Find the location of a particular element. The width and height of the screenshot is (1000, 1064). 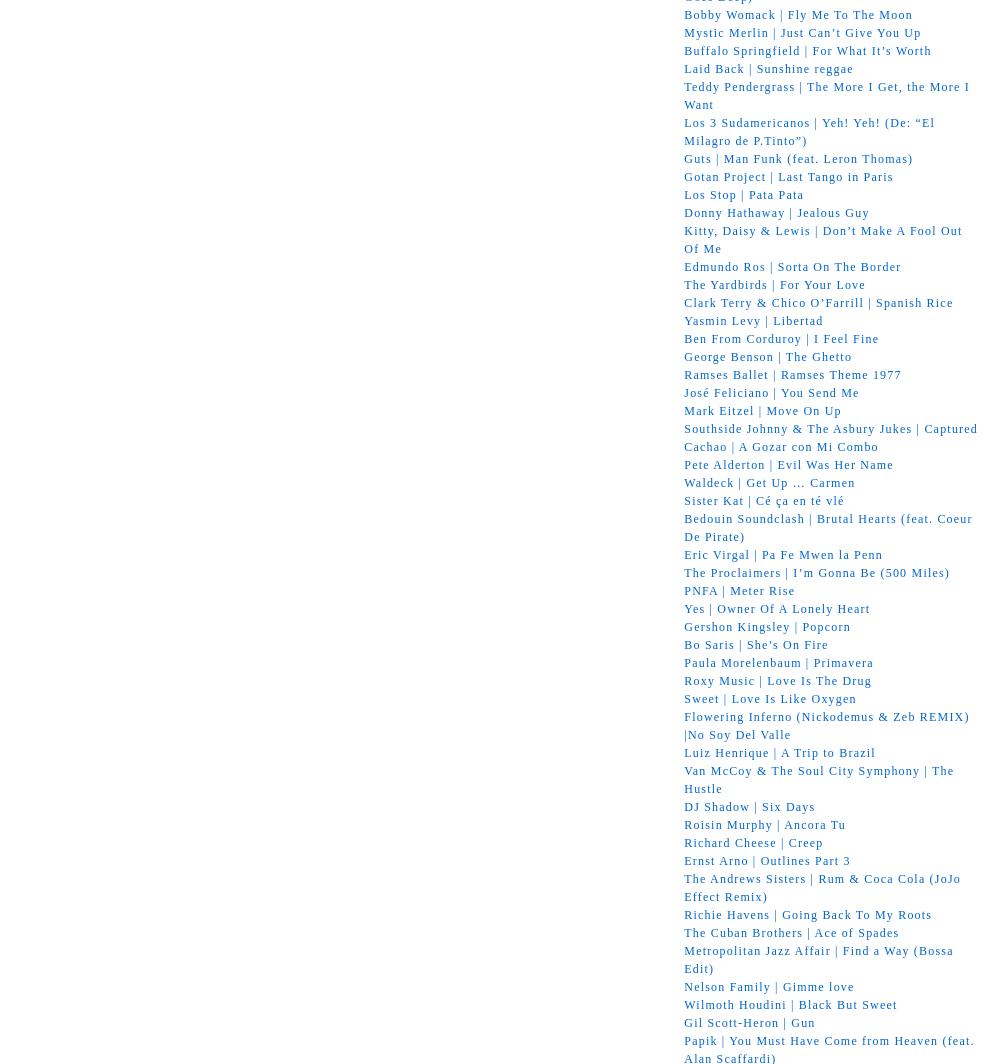

'Bedouin Soundclash | Brutal Hearts (feat. Coeur De Pirate)' is located at coordinates (827, 526).